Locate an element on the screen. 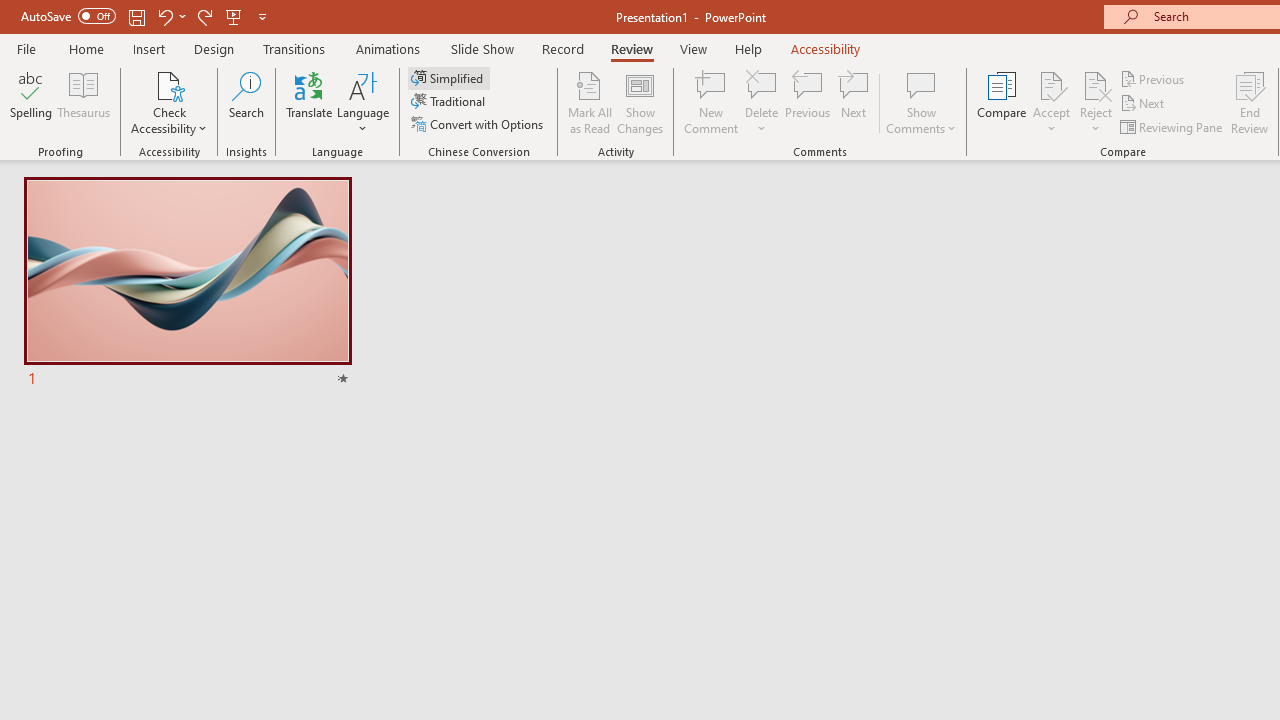  'Home' is located at coordinates (85, 48).